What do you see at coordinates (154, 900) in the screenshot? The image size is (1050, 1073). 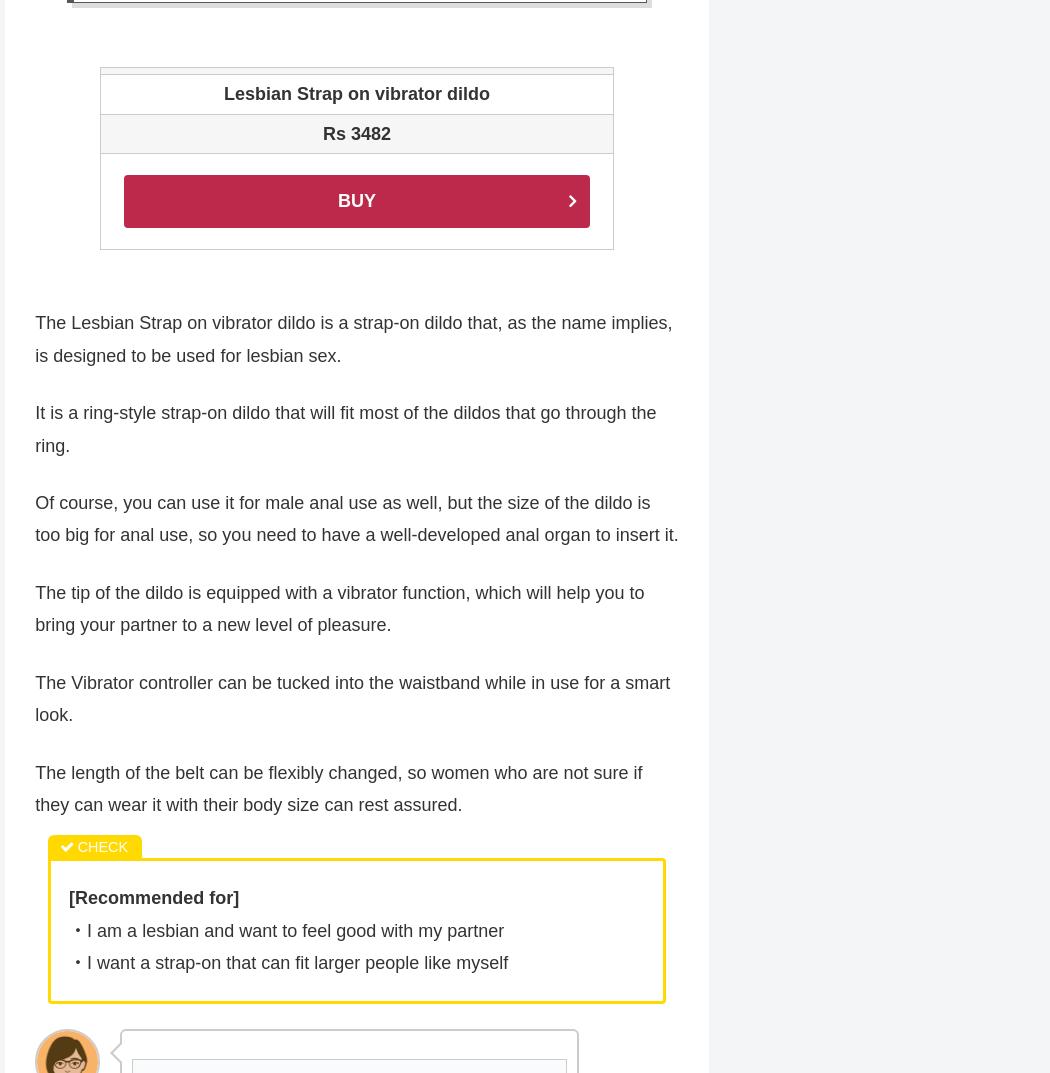 I see `'[Recommended for]'` at bounding box center [154, 900].